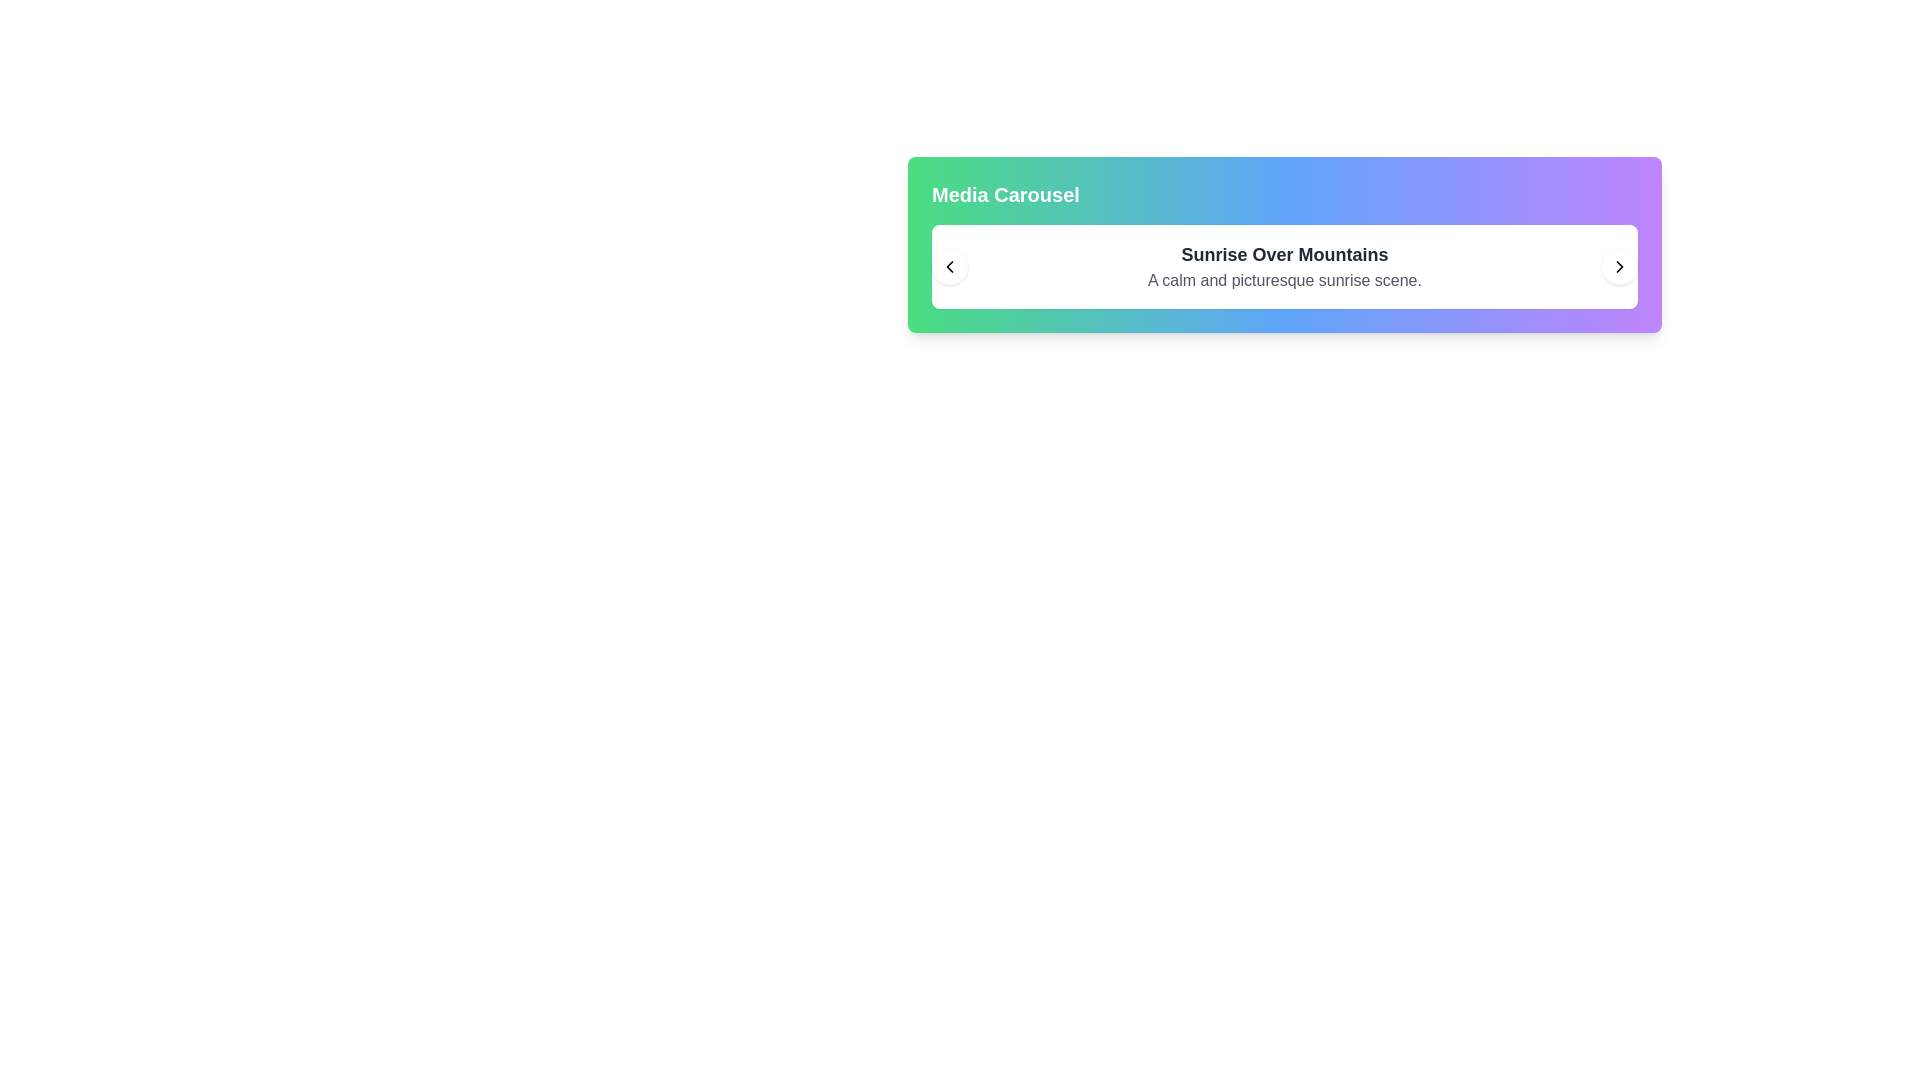 The width and height of the screenshot is (1920, 1080). Describe the element at coordinates (1620, 265) in the screenshot. I see `the circular button with a white background and right-facing chevron icon` at that location.